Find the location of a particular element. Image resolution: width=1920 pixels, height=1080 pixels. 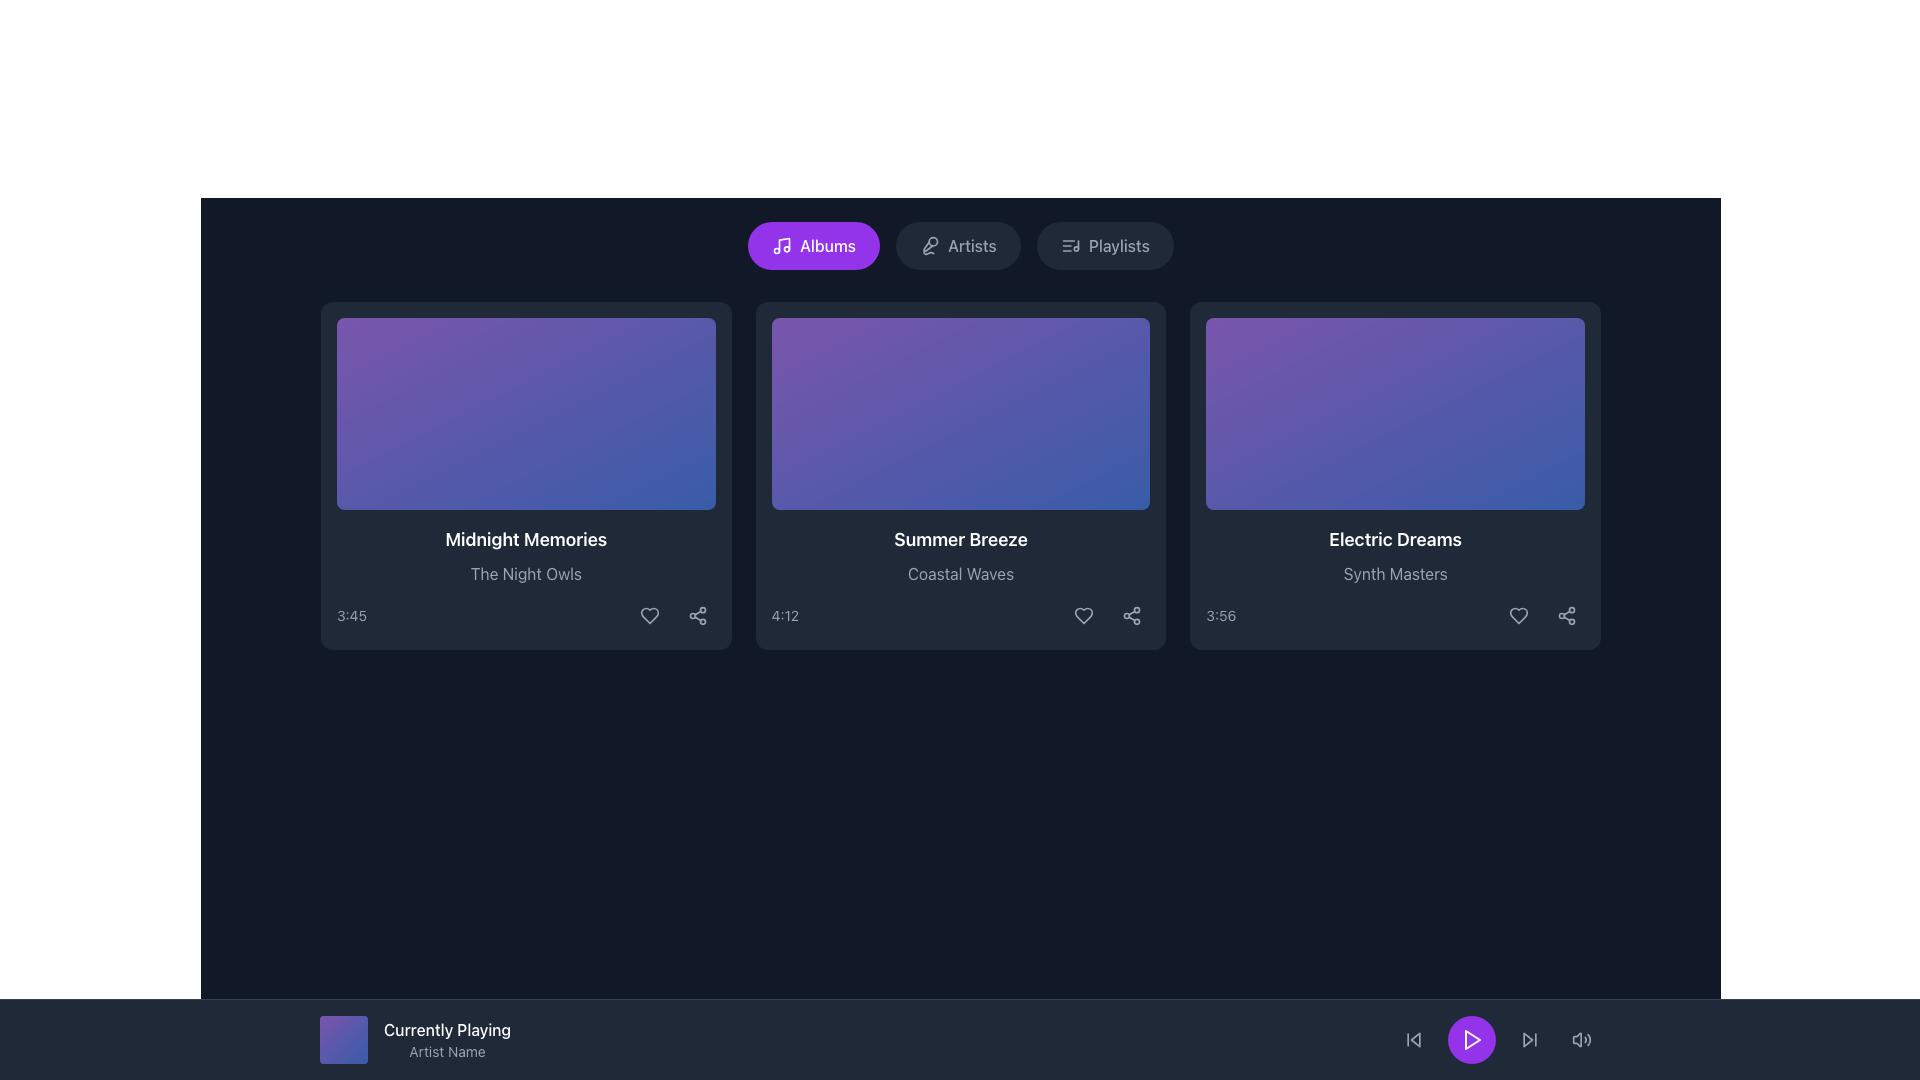

the circular button with a grey background and a right-pointing arrow symbol, located in the bottom navigation bar is located at coordinates (1529, 1039).